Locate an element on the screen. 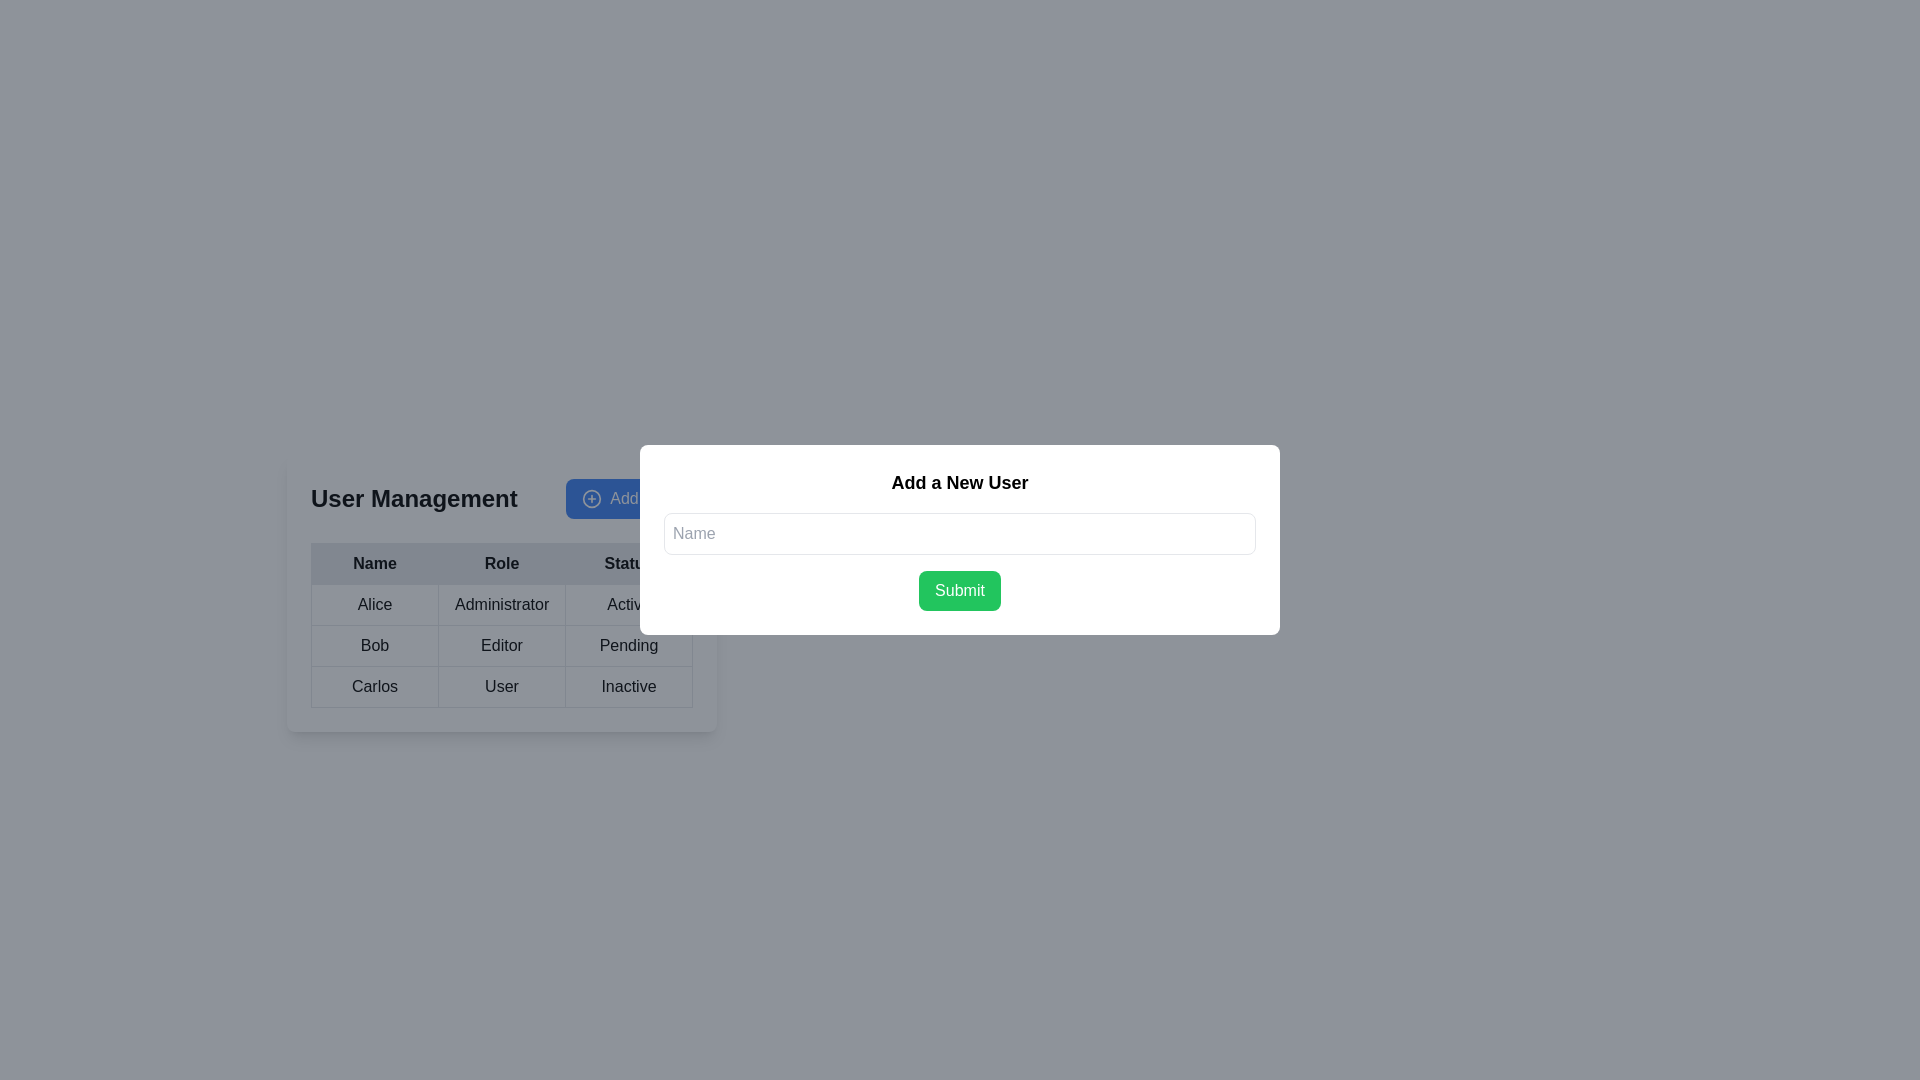 Image resolution: width=1920 pixels, height=1080 pixels. text displayed in the status label which shows 'Active', located in the rightmost position of its row under the 'Status' column is located at coordinates (627, 604).